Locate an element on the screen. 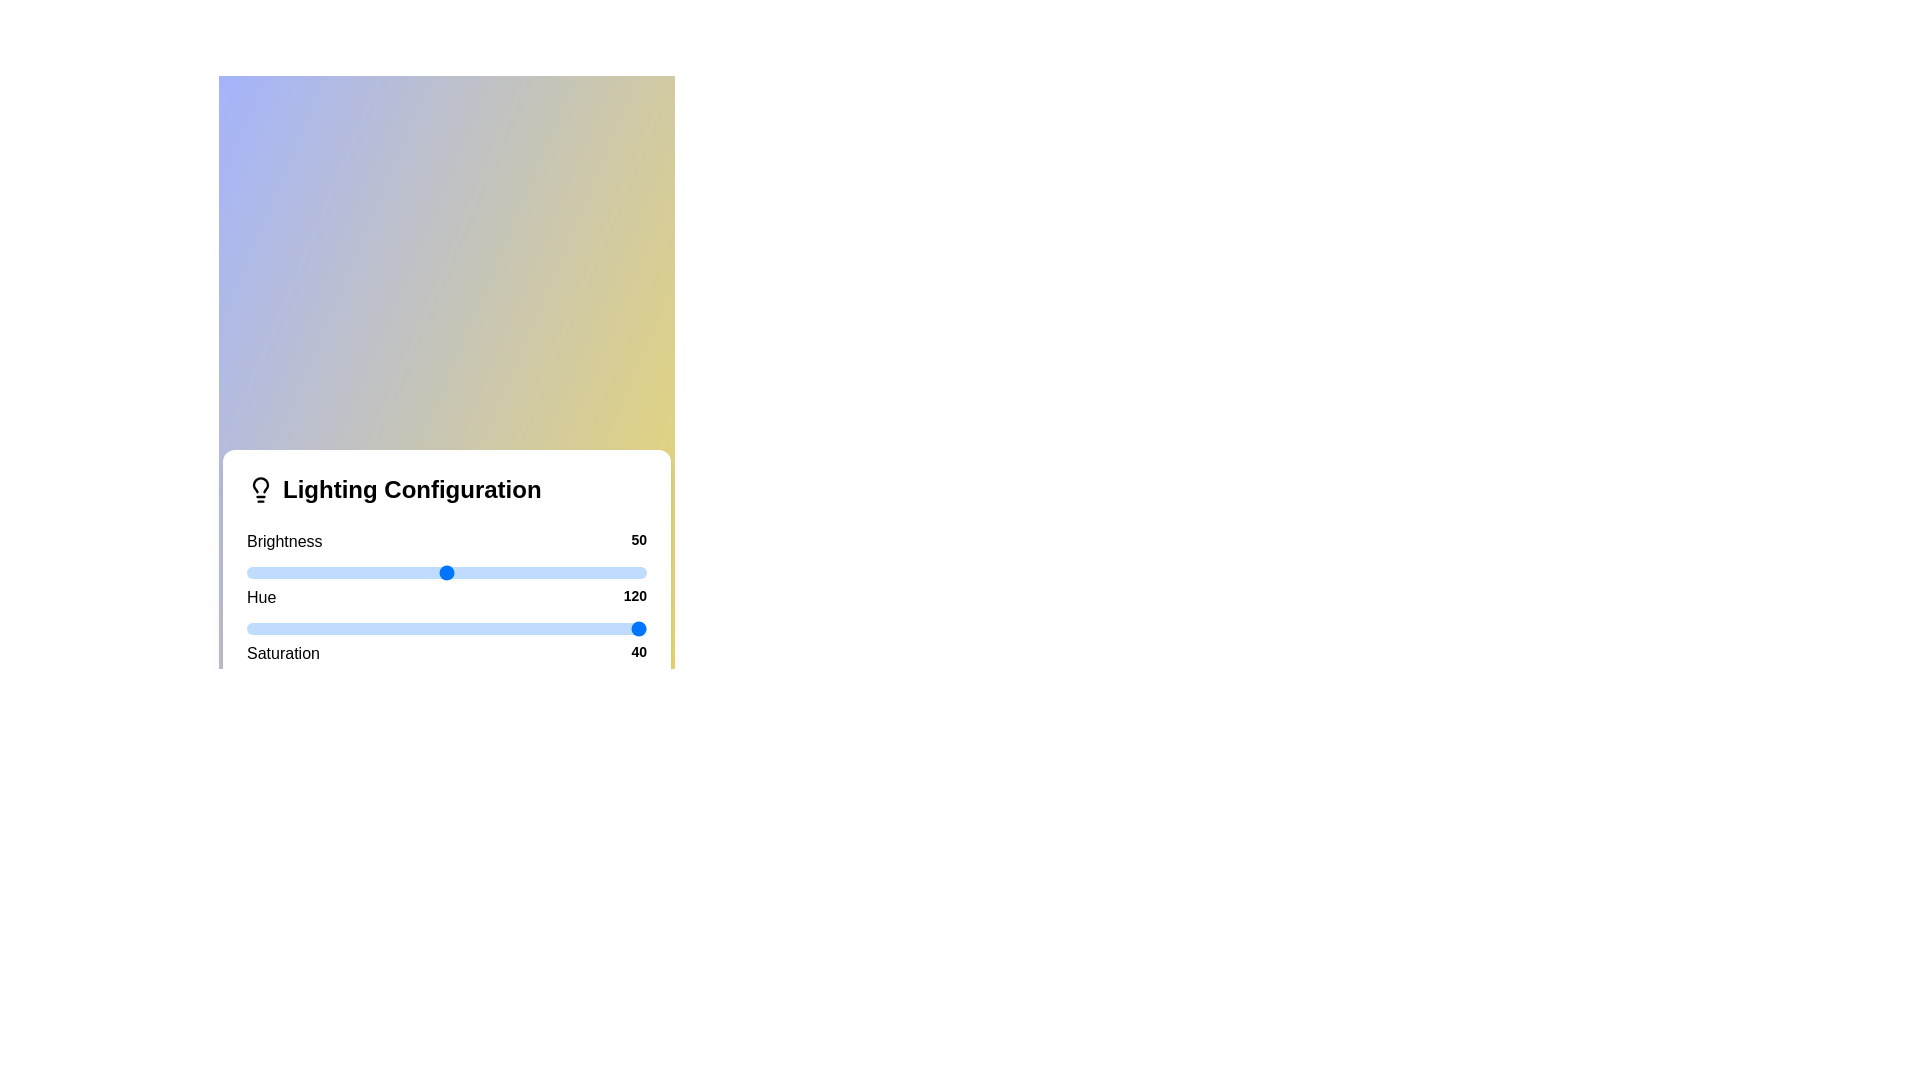 The image size is (1920, 1080). the hue slider to 25 is located at coordinates (346, 627).